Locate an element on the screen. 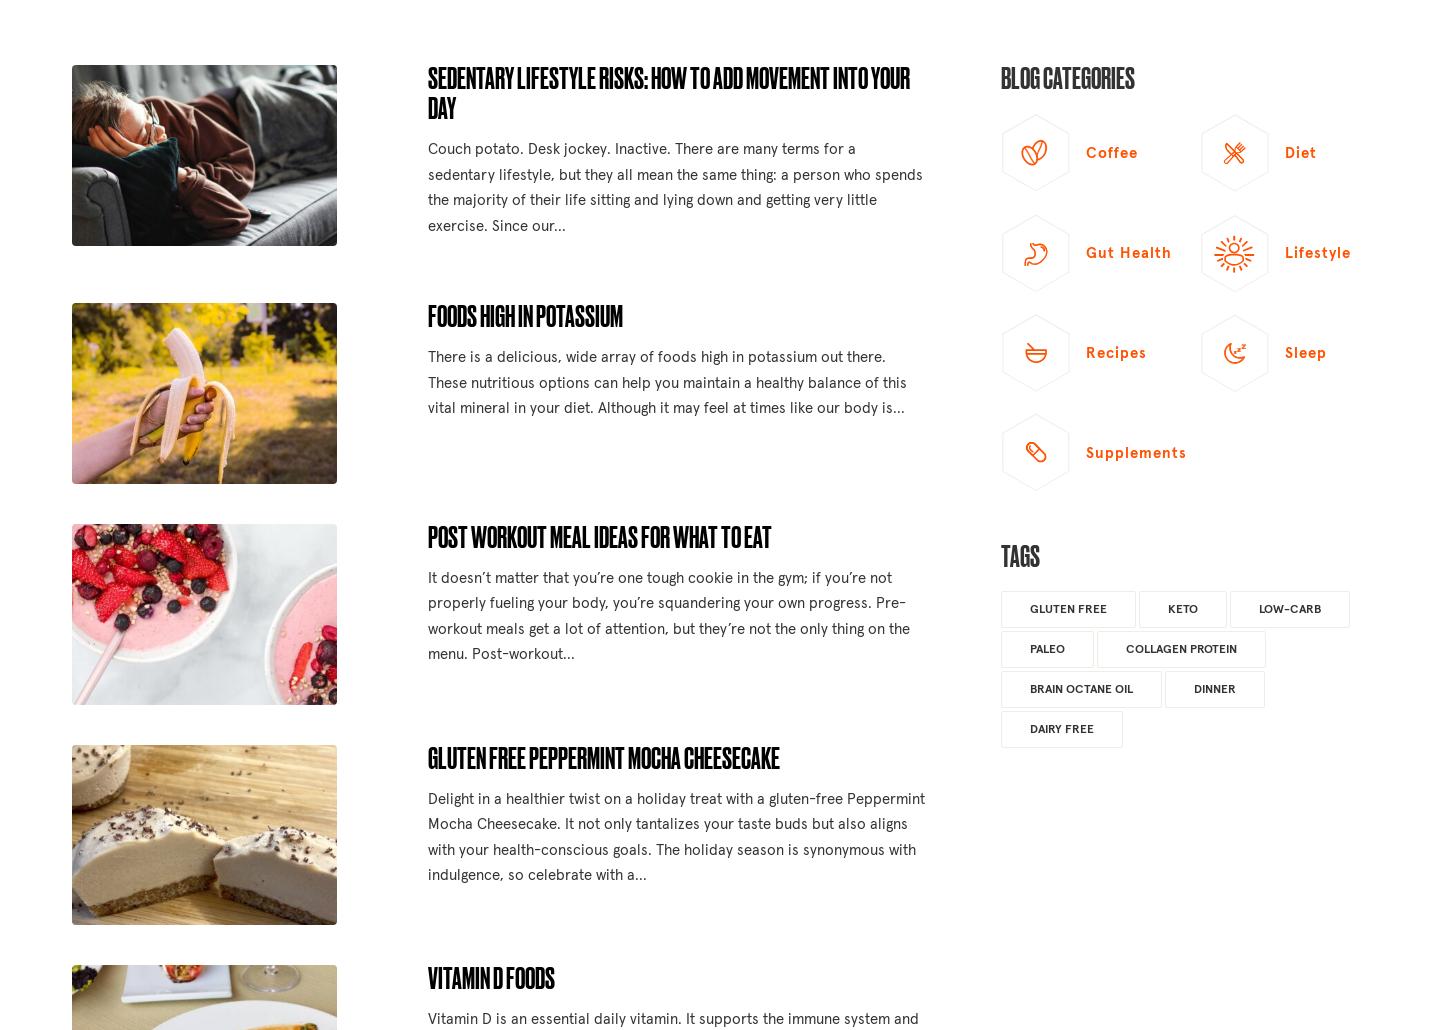 This screenshot has height=1030, width=1440. 'Tags' is located at coordinates (999, 555).